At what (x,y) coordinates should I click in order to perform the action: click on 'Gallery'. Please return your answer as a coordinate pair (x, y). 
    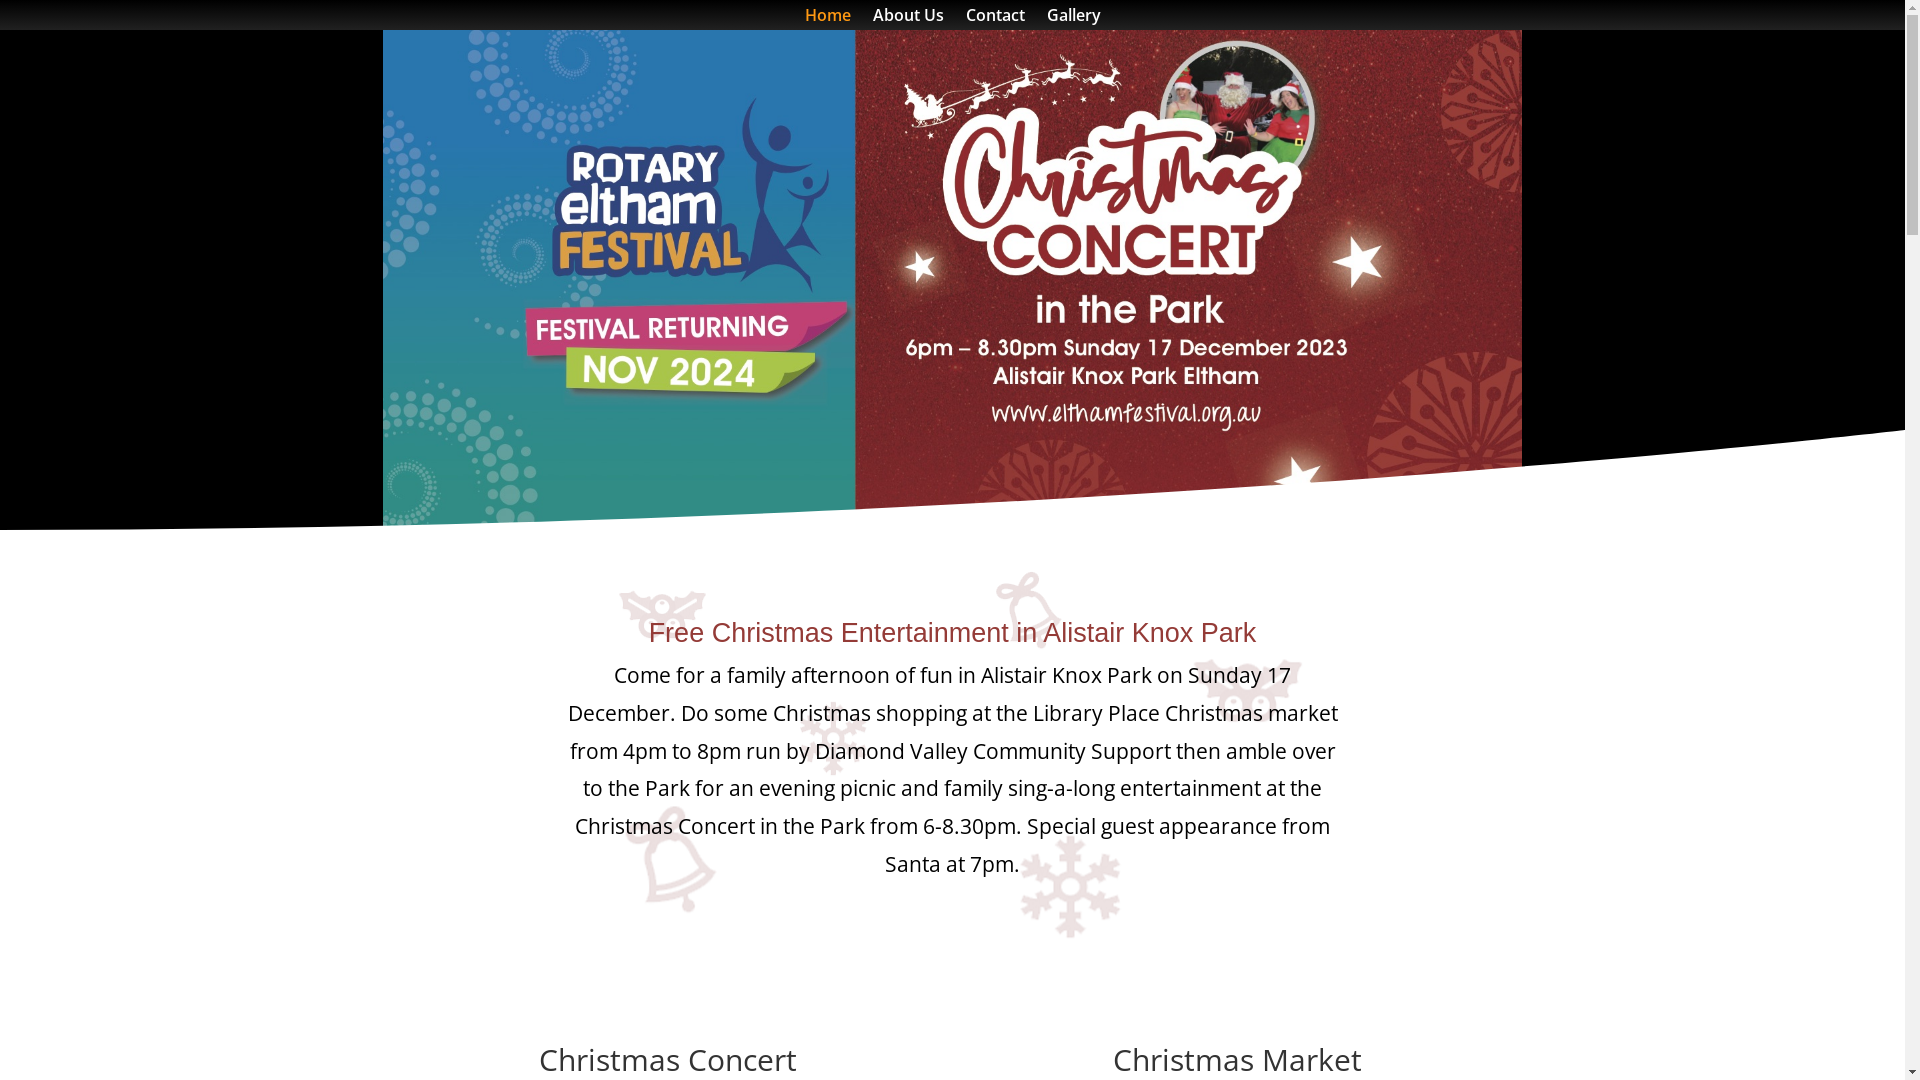
    Looking at the image, I should click on (1072, 19).